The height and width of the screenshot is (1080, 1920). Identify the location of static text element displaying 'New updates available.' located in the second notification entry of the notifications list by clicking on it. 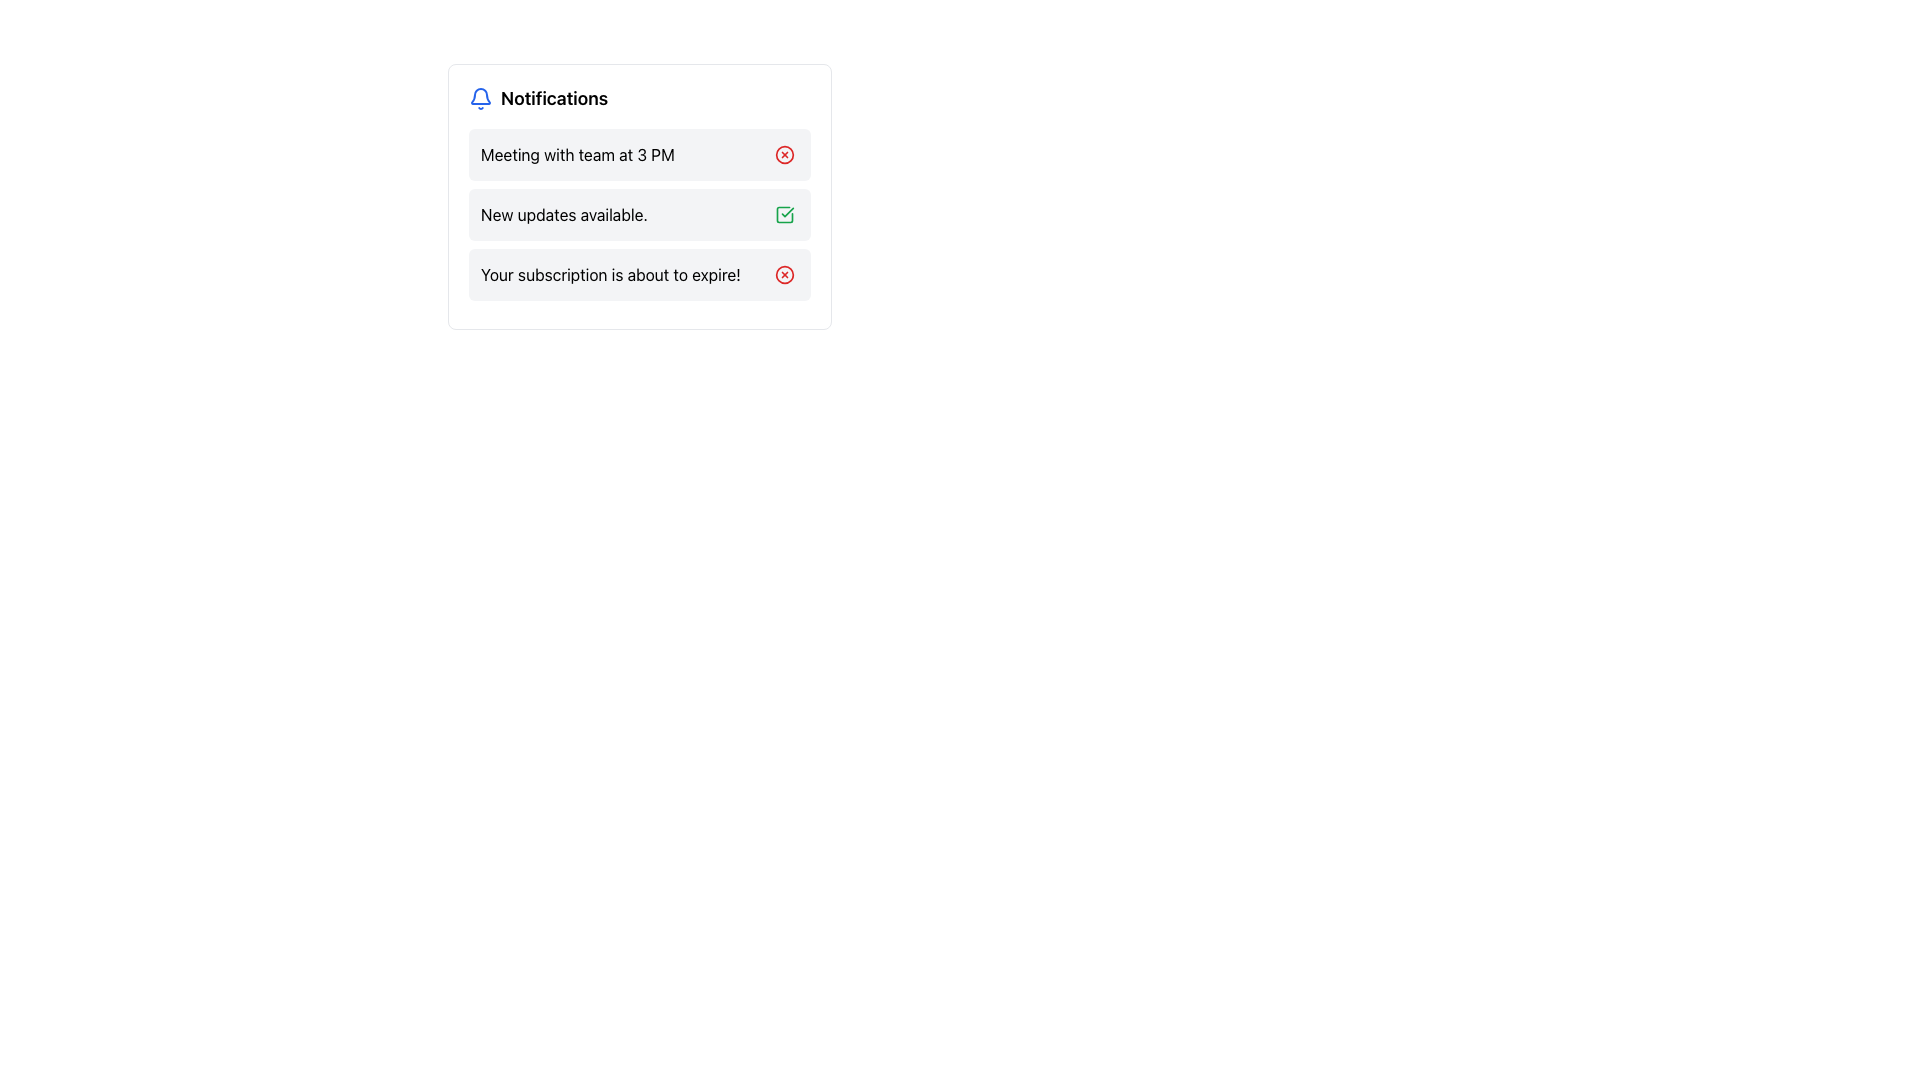
(563, 215).